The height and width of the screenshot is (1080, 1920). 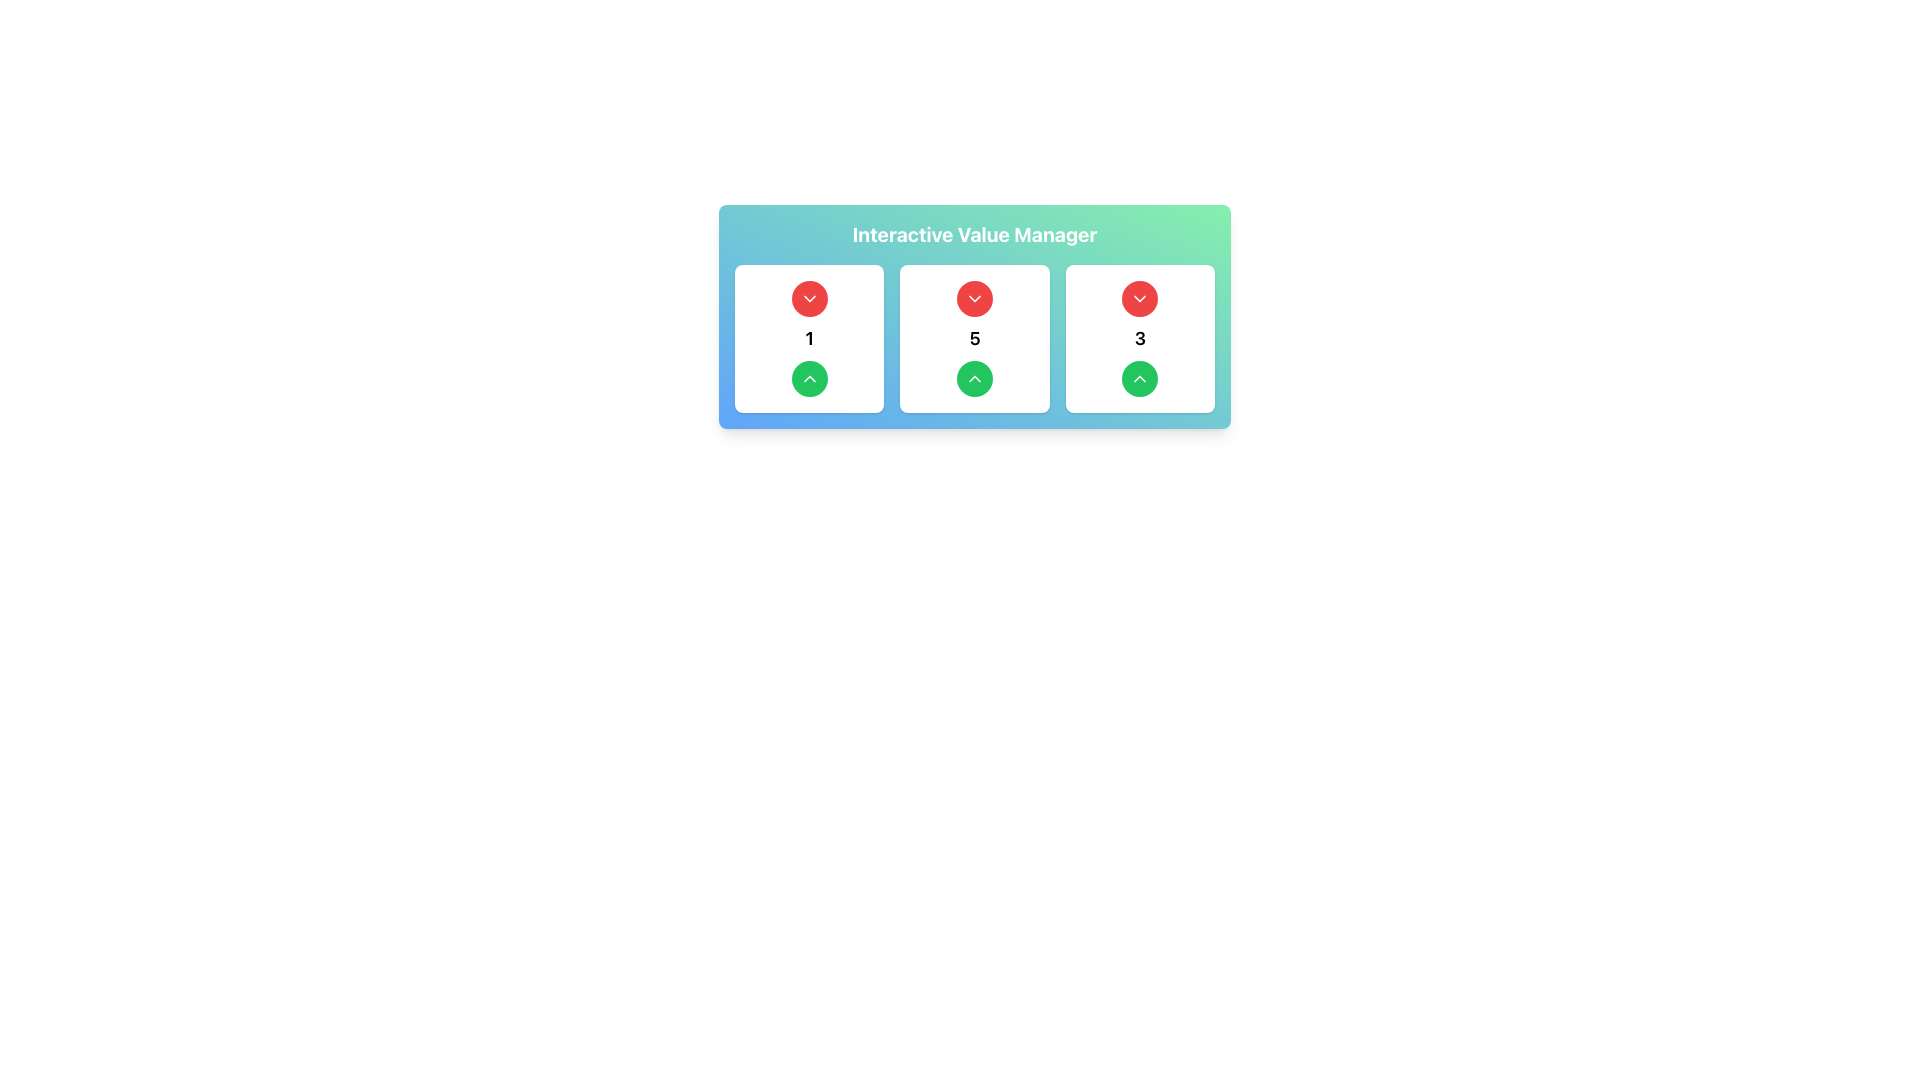 I want to click on the green circular button with an upward-pointing chevron icon located below the number '1' in the first column of the 'Interactive Value Manager' interface, so click(x=809, y=378).